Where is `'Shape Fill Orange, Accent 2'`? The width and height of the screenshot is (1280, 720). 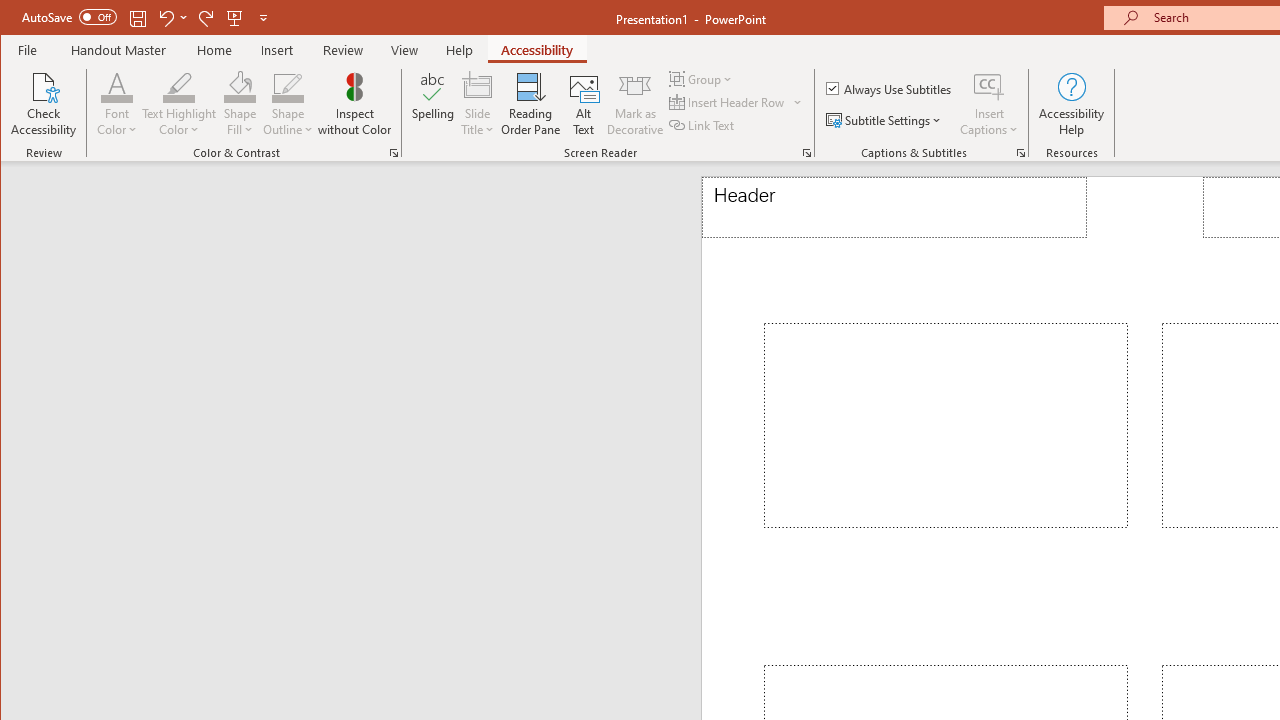
'Shape Fill Orange, Accent 2' is located at coordinates (240, 85).